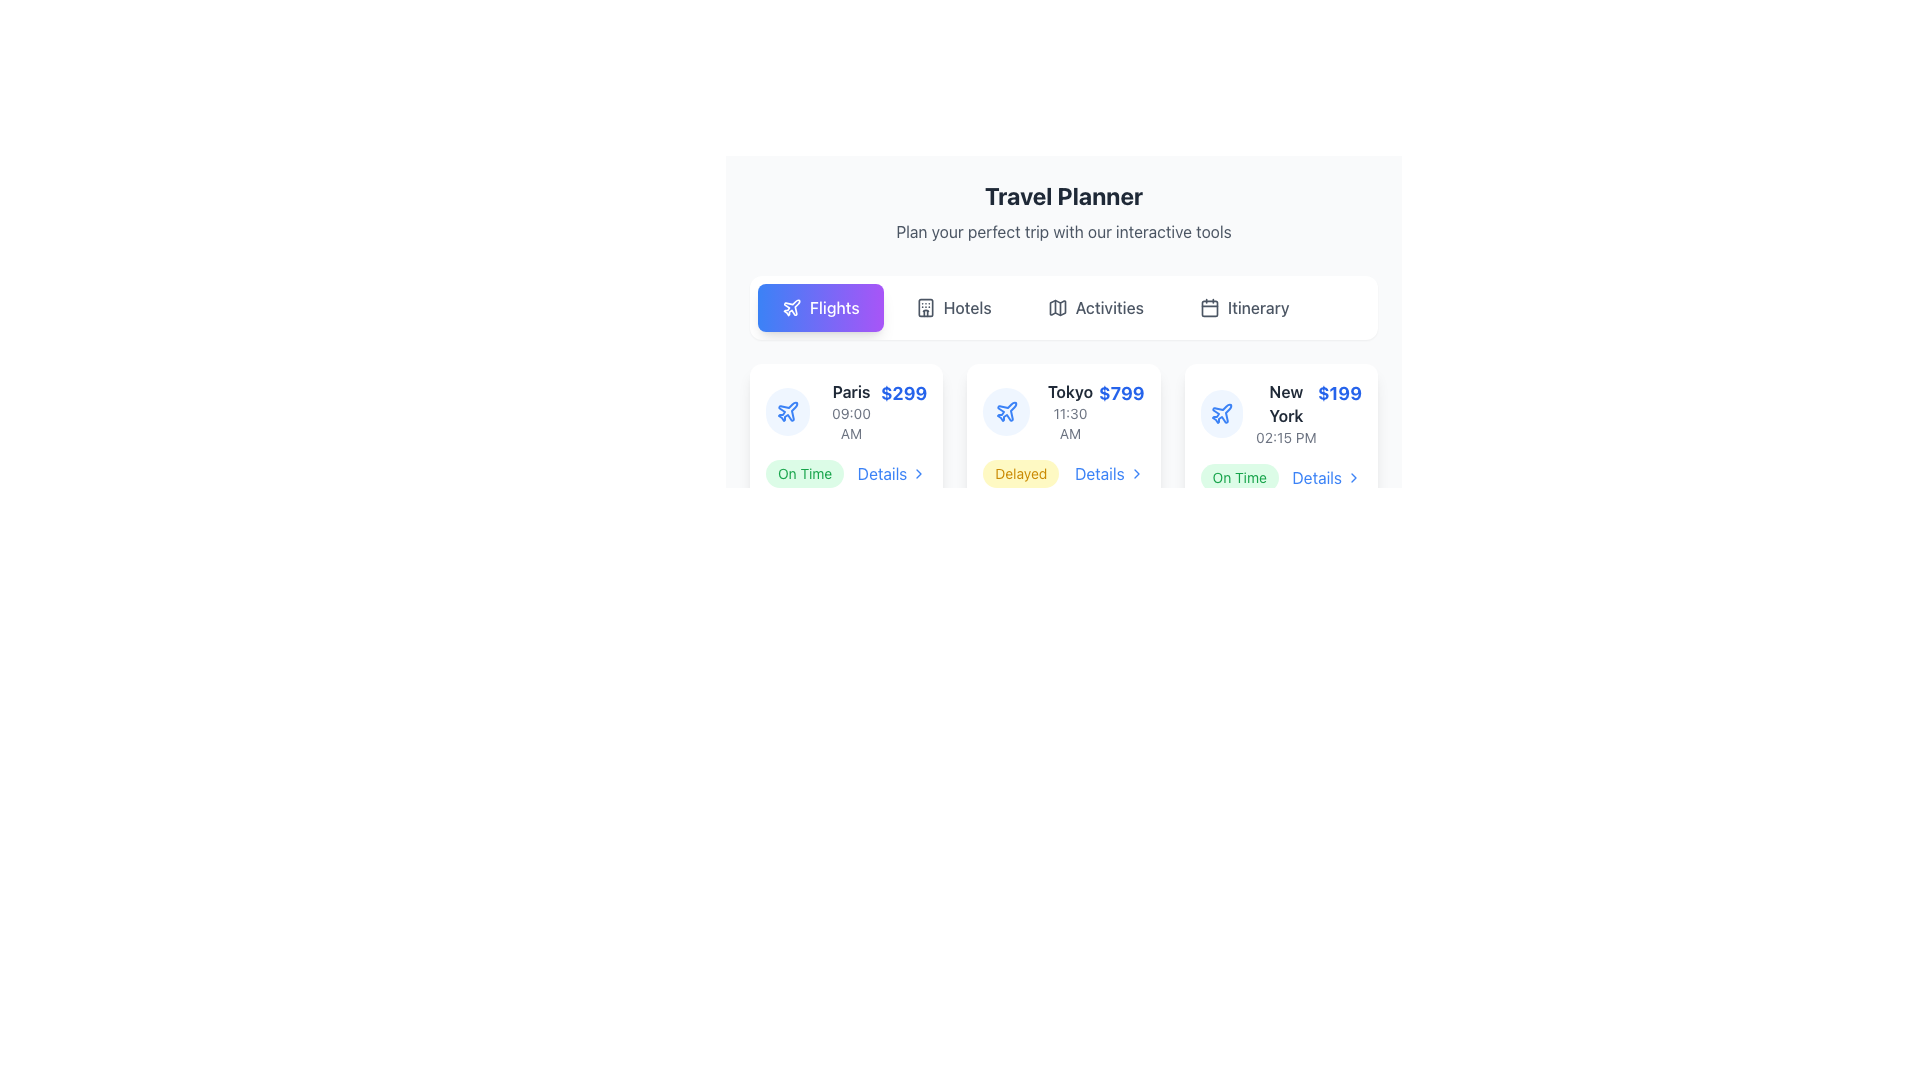 This screenshot has width=1920, height=1080. I want to click on text content of the 'Flights' label, which is displayed in white on a gradient button-like component in the menu bar, so click(834, 308).